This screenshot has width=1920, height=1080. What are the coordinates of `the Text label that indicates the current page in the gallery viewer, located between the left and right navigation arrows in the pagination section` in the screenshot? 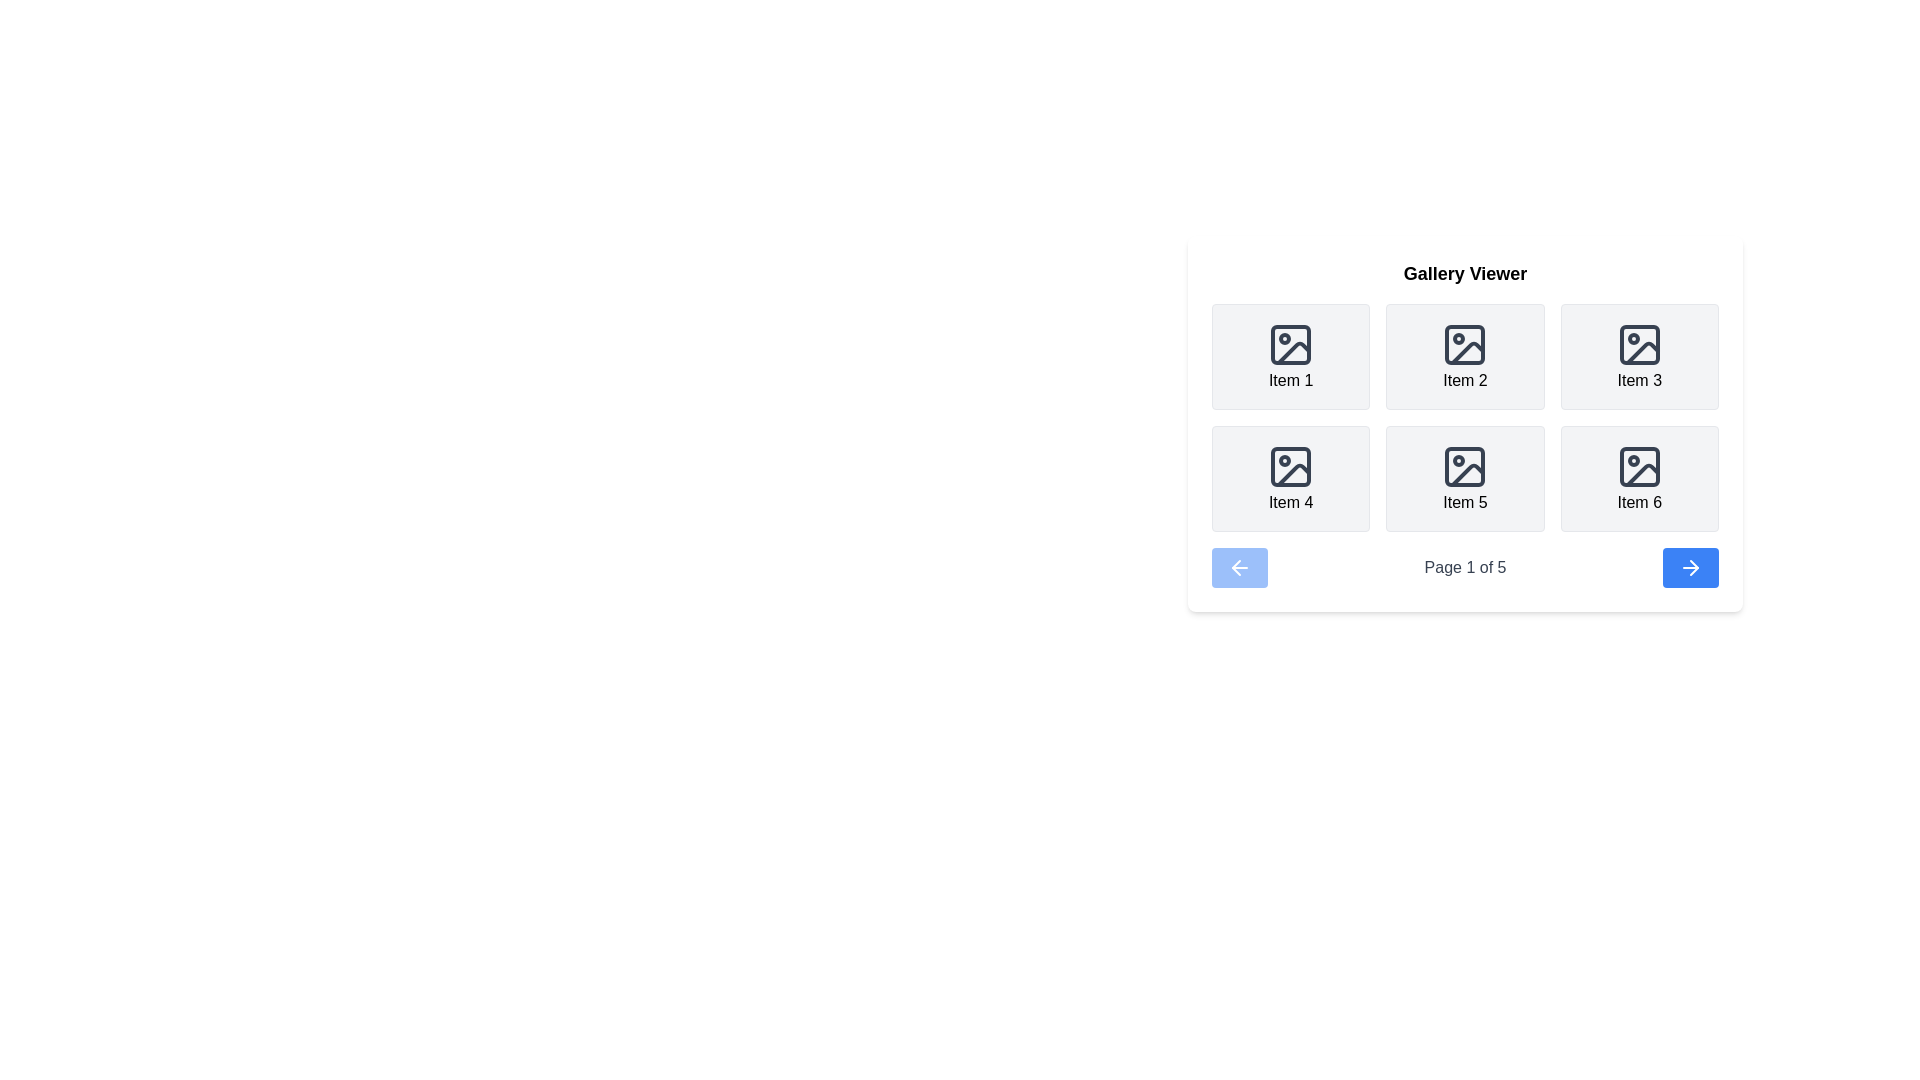 It's located at (1465, 567).